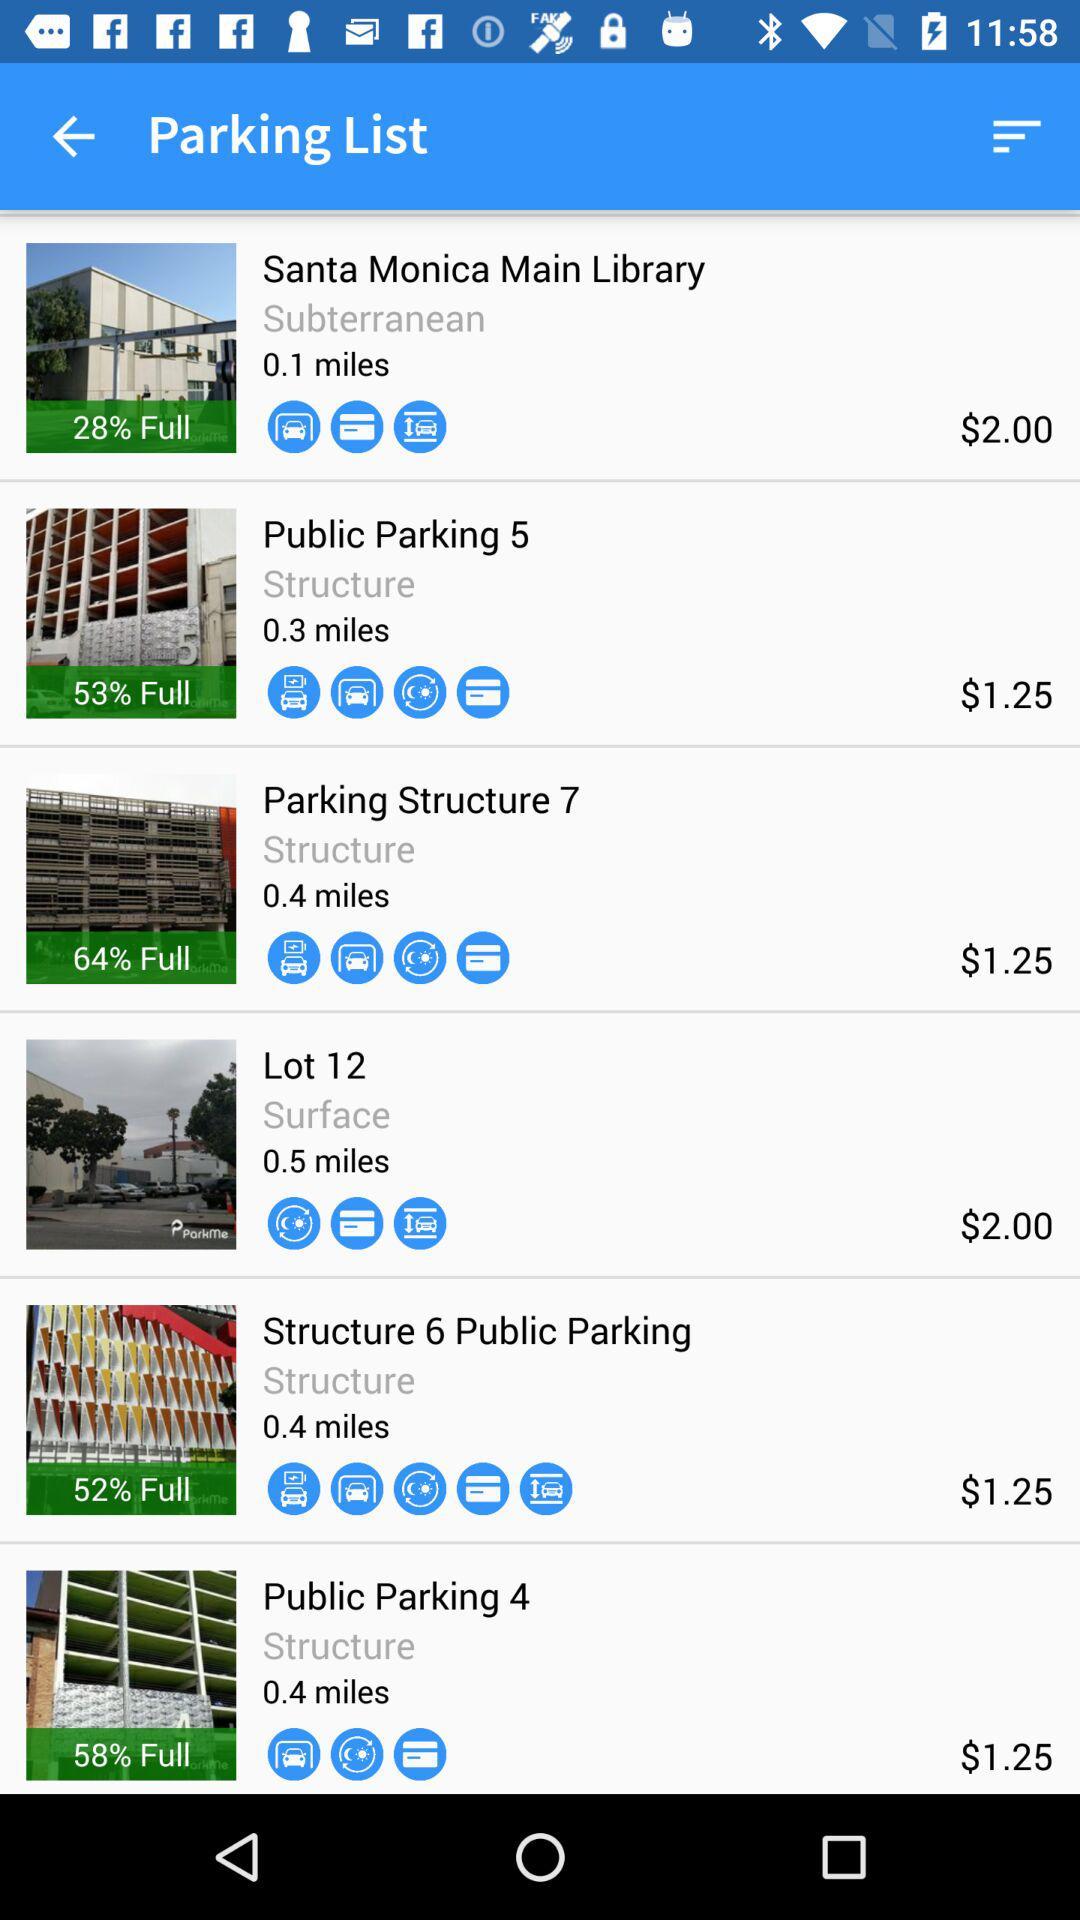 The image size is (1080, 1920). I want to click on the 53% full icon, so click(131, 691).